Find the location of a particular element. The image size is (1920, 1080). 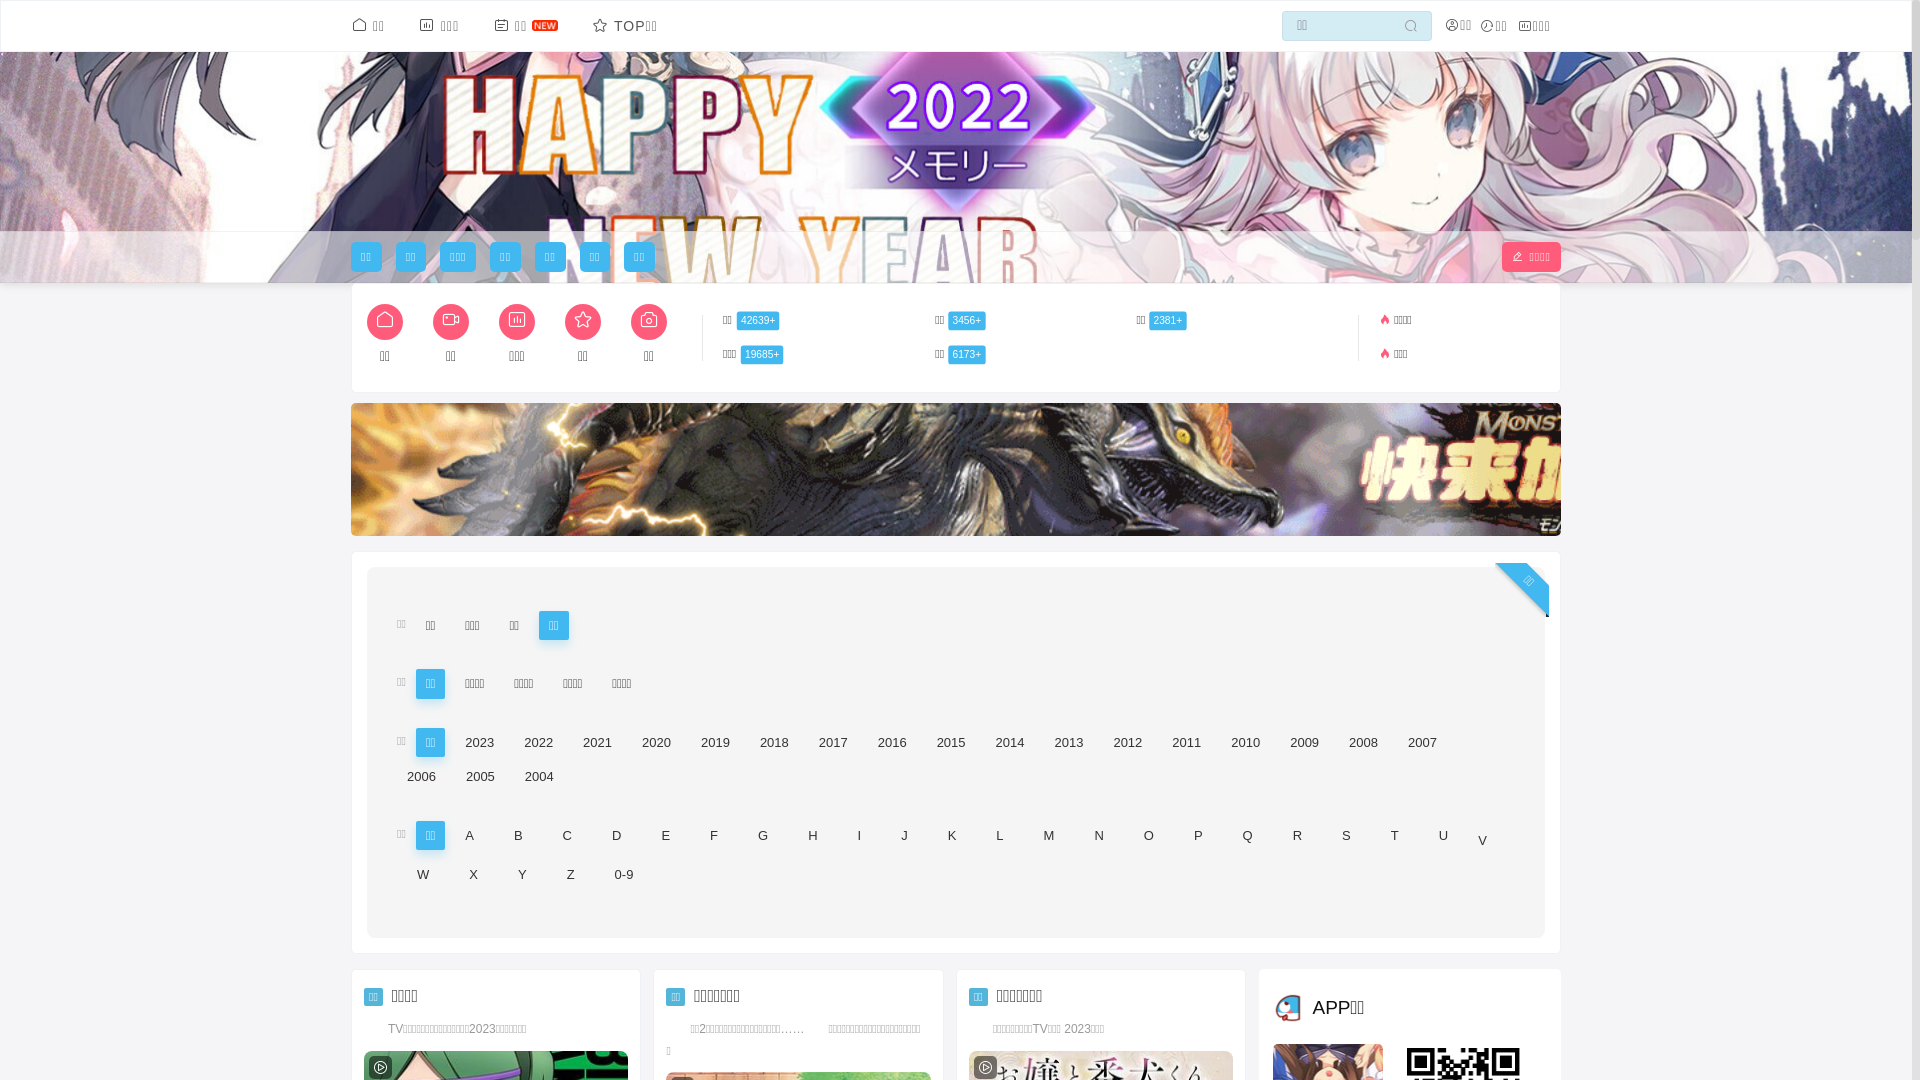

'2023' is located at coordinates (478, 742).